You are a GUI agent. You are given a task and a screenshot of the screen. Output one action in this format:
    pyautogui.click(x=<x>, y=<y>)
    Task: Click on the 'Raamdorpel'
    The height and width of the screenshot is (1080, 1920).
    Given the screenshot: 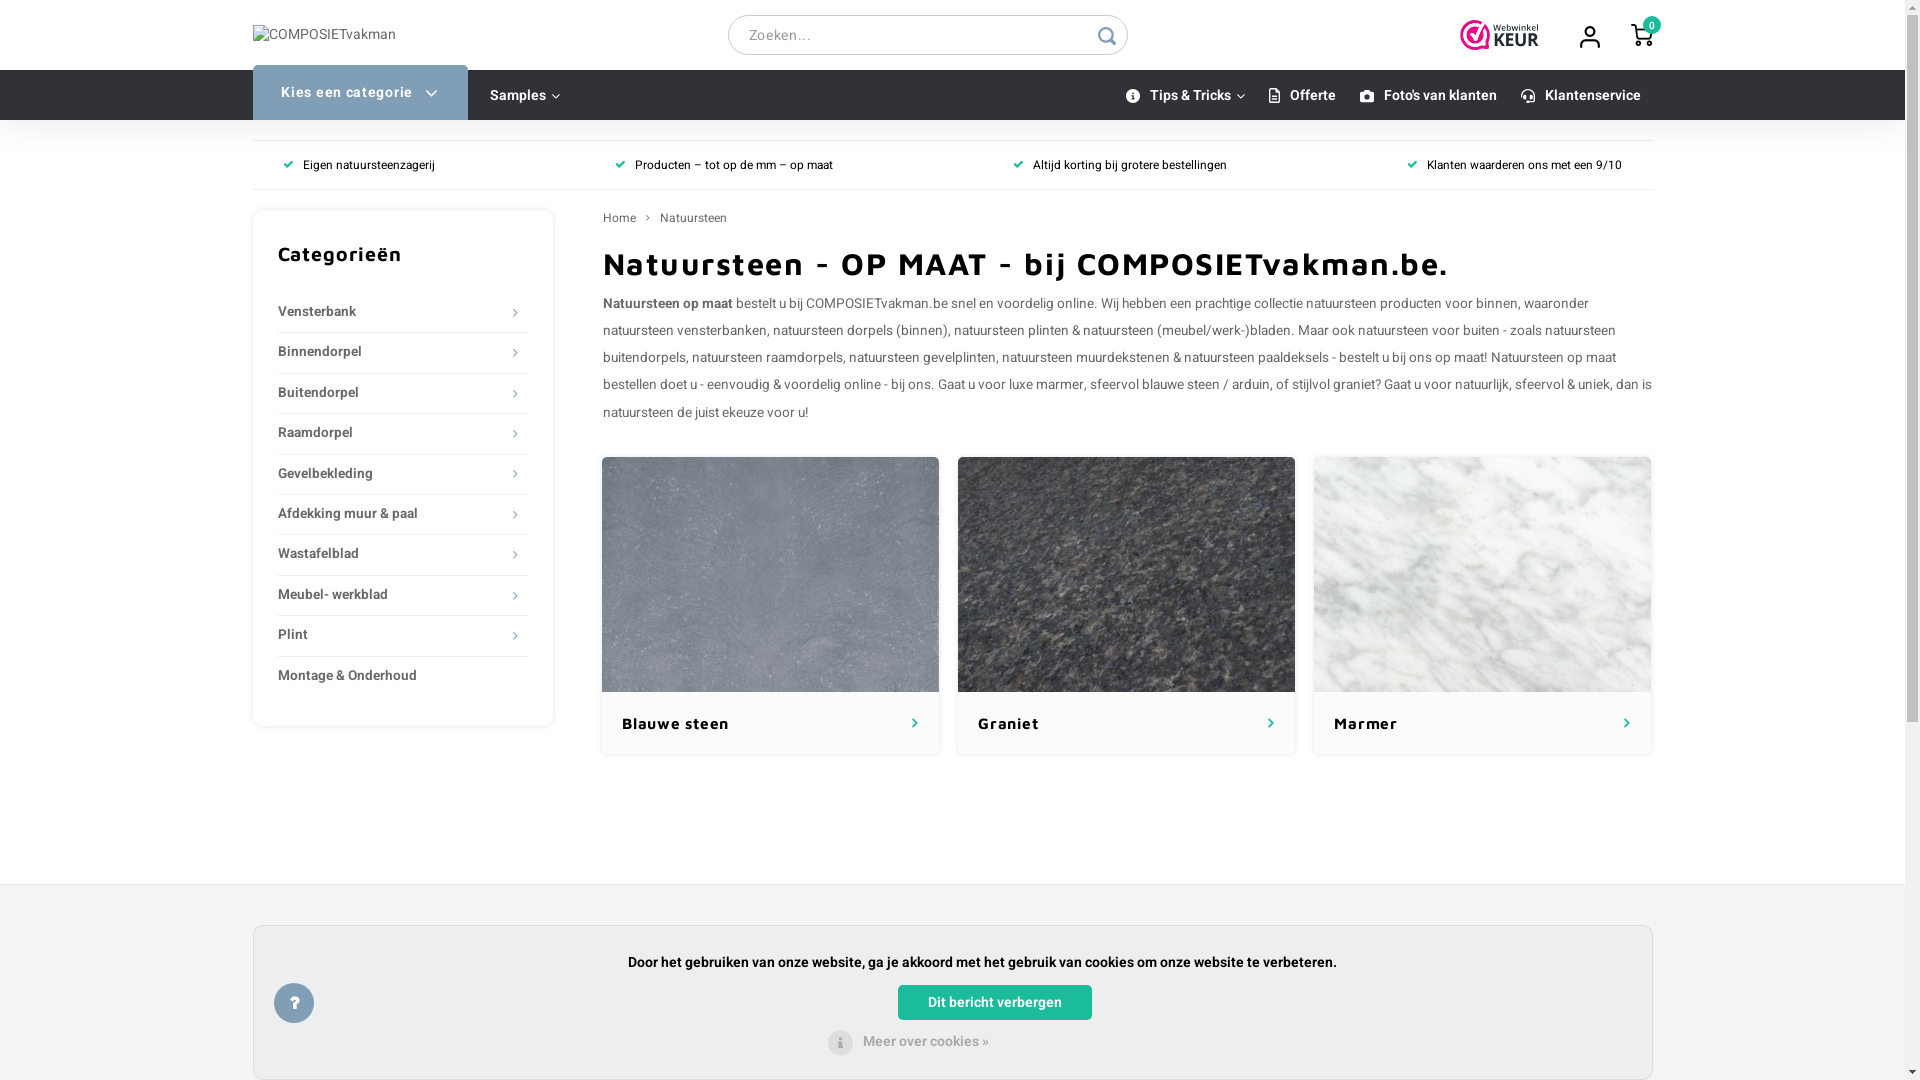 What is the action you would take?
    pyautogui.click(x=390, y=432)
    